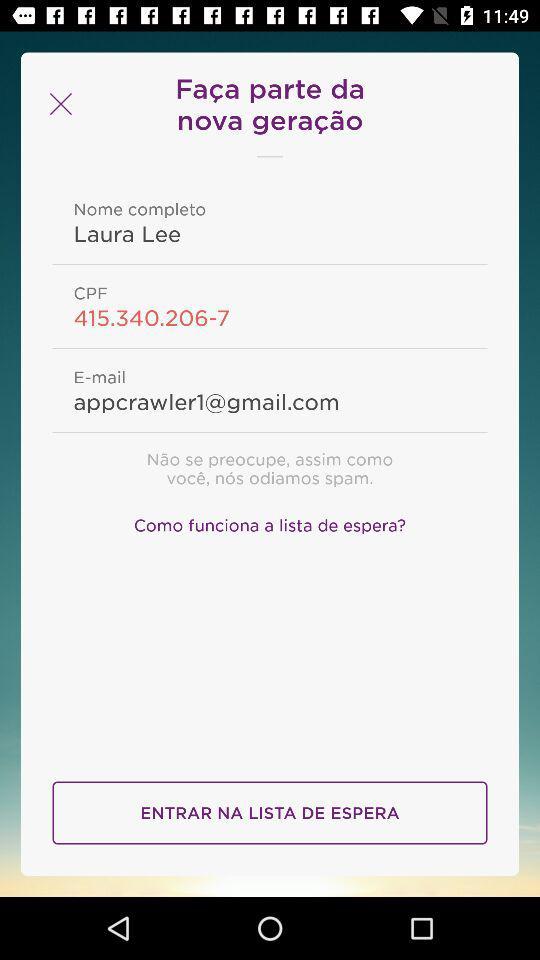  What do you see at coordinates (58, 104) in the screenshot?
I see `the current page` at bounding box center [58, 104].